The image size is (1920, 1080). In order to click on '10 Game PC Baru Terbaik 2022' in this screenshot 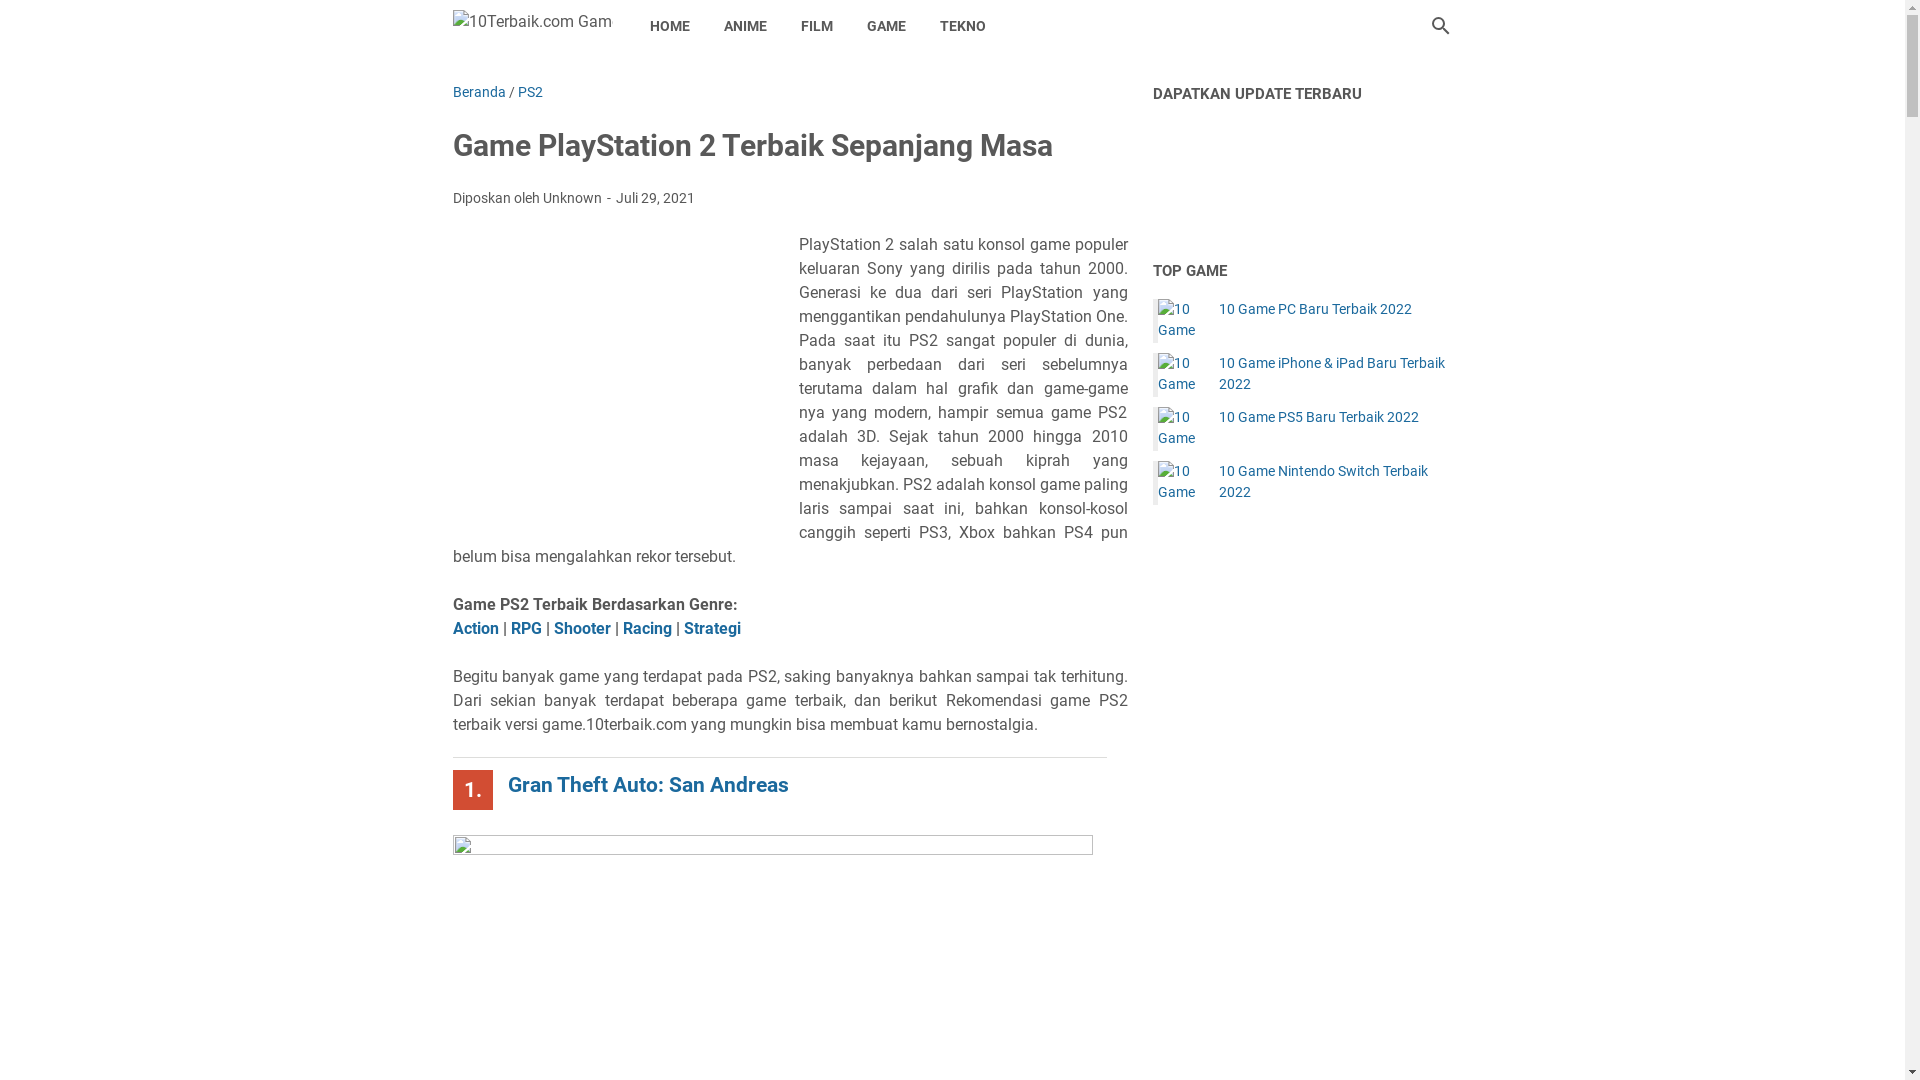, I will do `click(1157, 319)`.